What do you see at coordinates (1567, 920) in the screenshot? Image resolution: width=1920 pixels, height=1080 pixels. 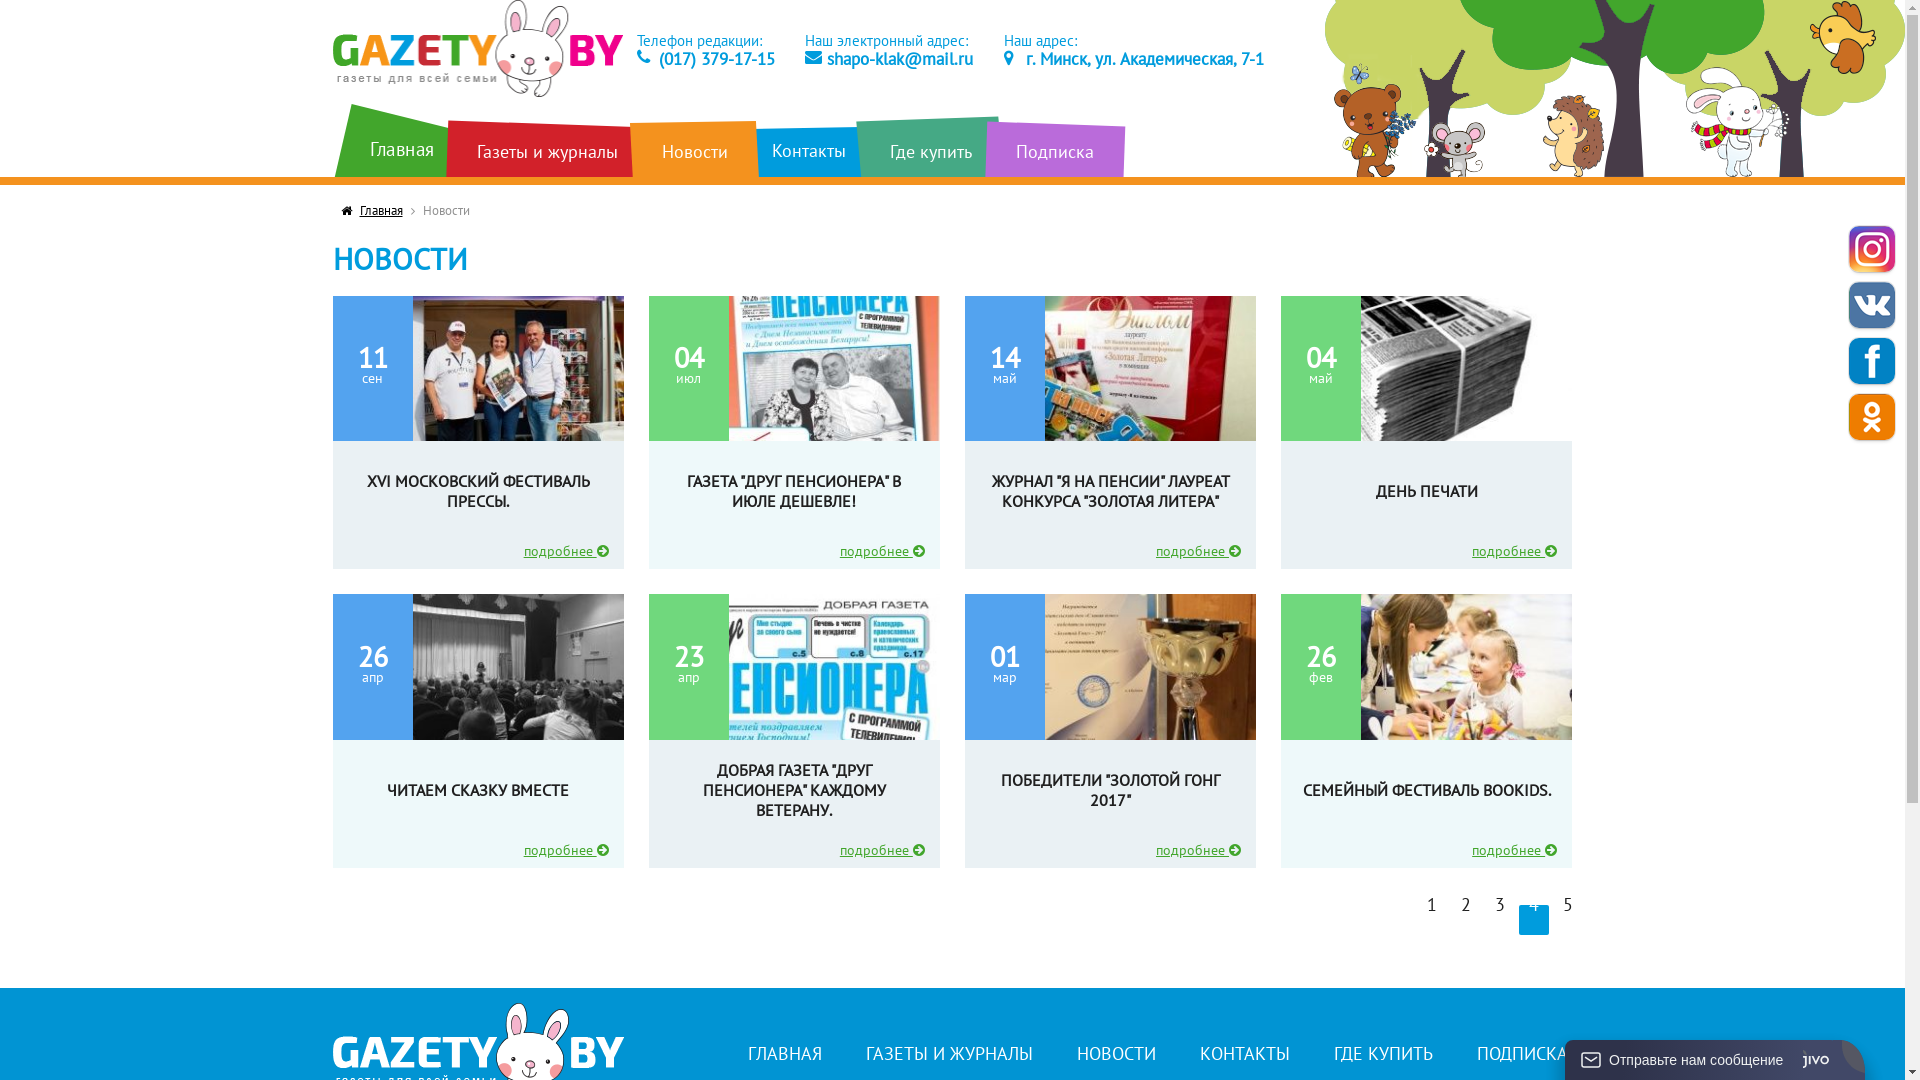 I see `'5'` at bounding box center [1567, 920].